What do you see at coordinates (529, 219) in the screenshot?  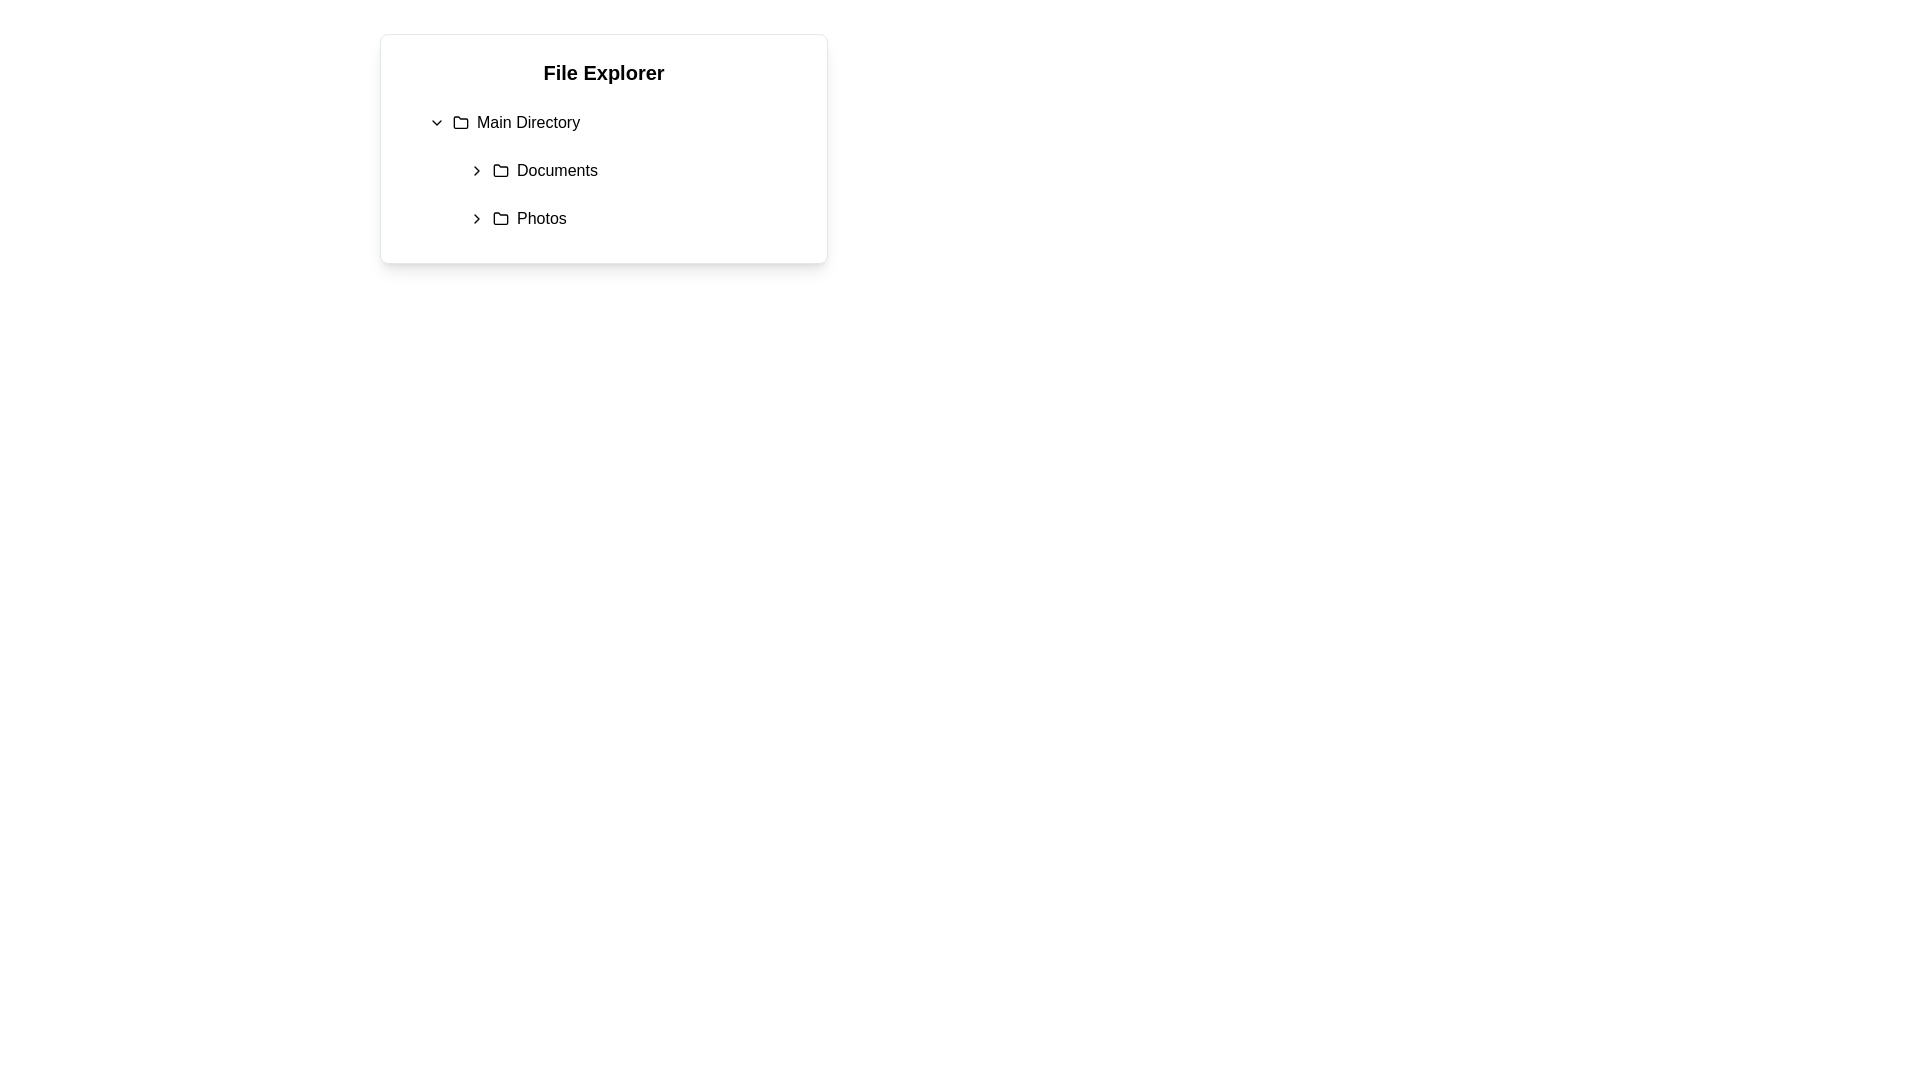 I see `the 'Photos' folder, which is the third item in the list after 'Documents'` at bounding box center [529, 219].